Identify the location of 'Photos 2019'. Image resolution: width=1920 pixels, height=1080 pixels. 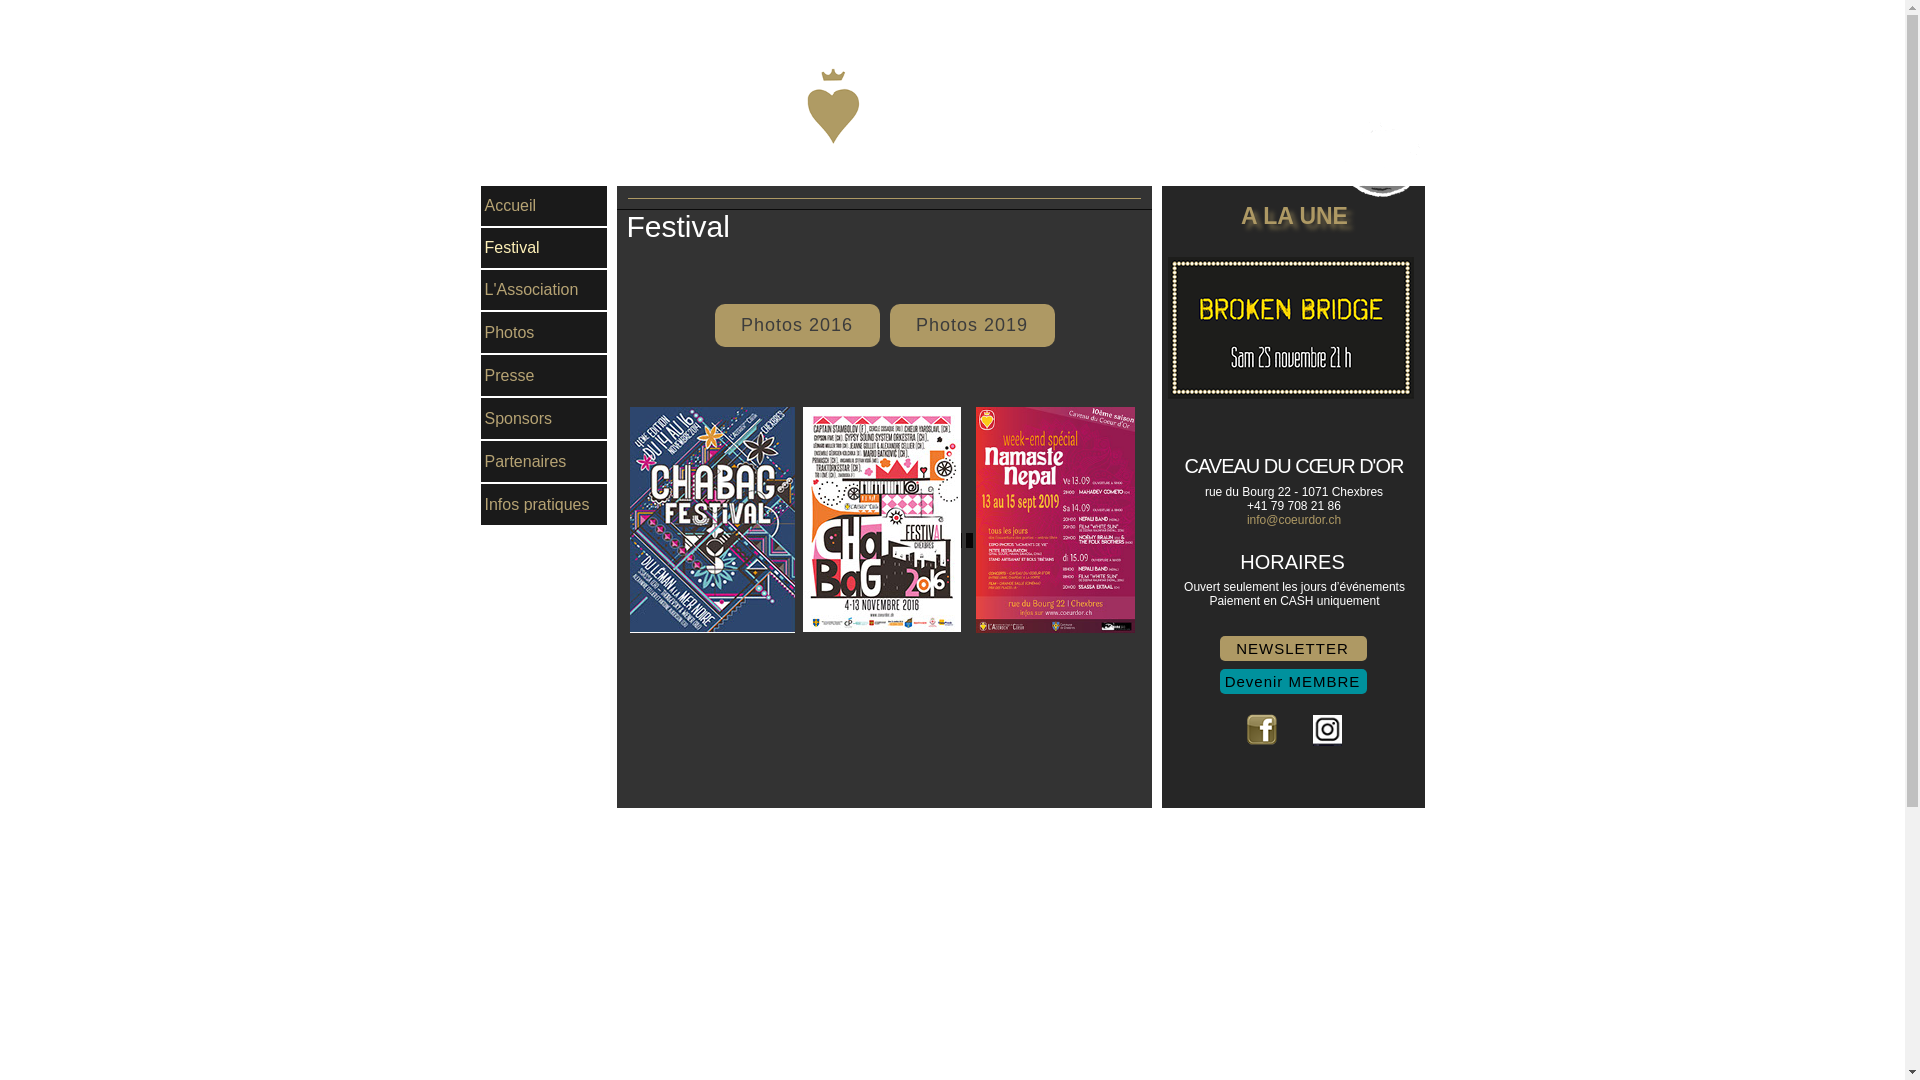
(972, 324).